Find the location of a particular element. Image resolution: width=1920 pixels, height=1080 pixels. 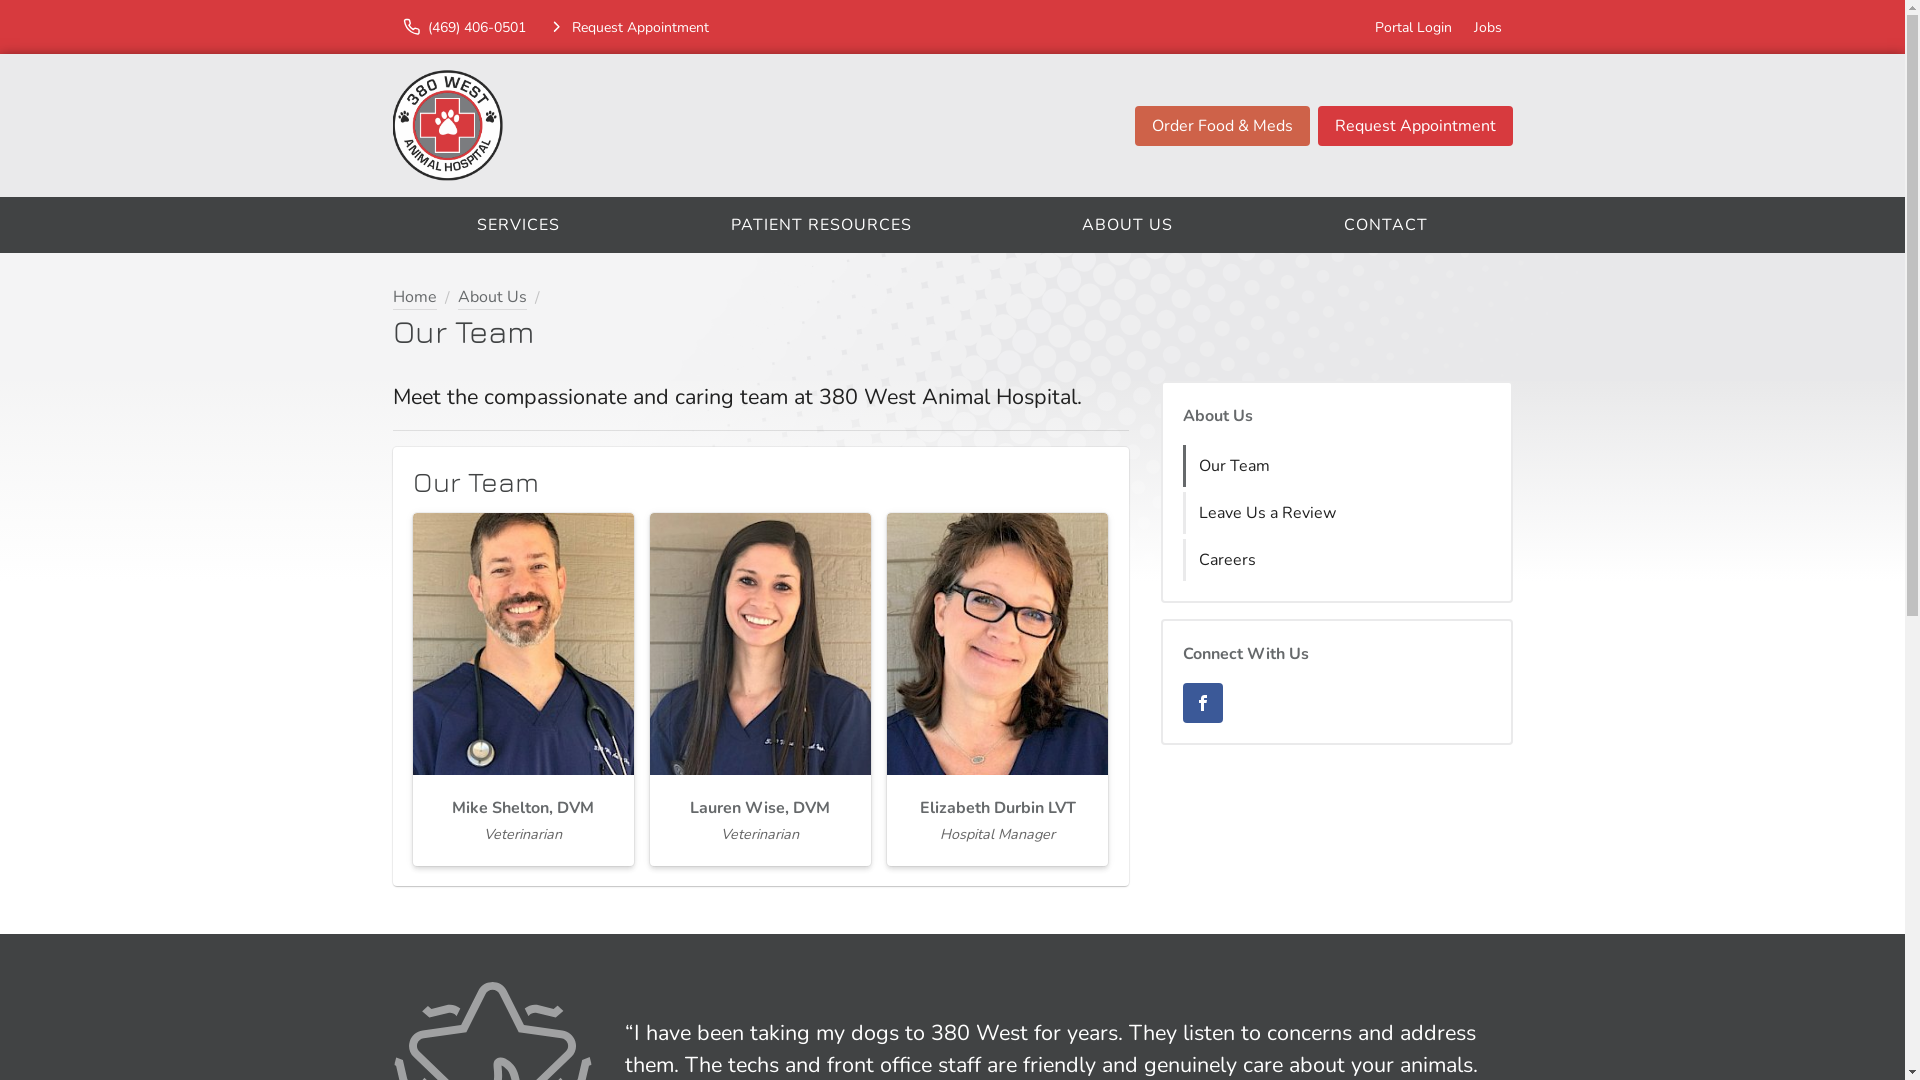

'SERVICES' is located at coordinates (518, 224).